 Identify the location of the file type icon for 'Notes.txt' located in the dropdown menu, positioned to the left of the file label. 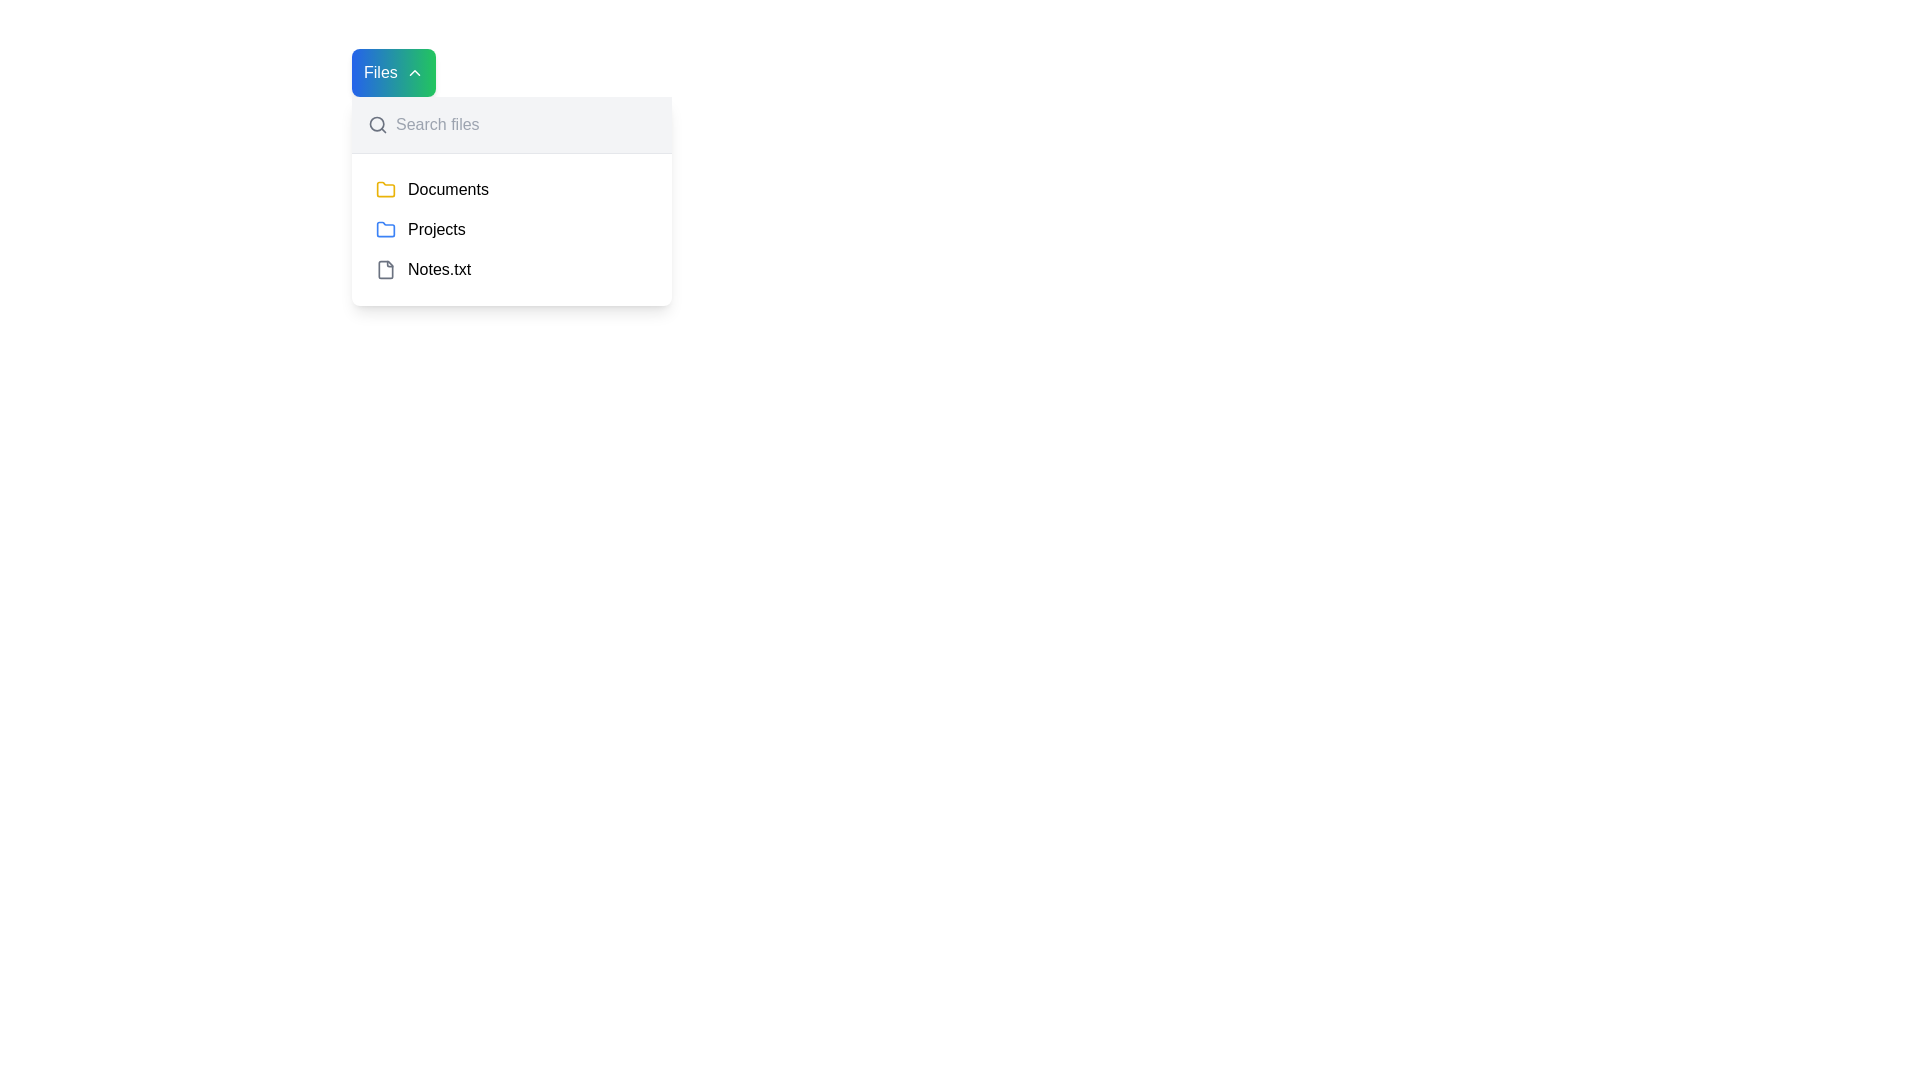
(385, 270).